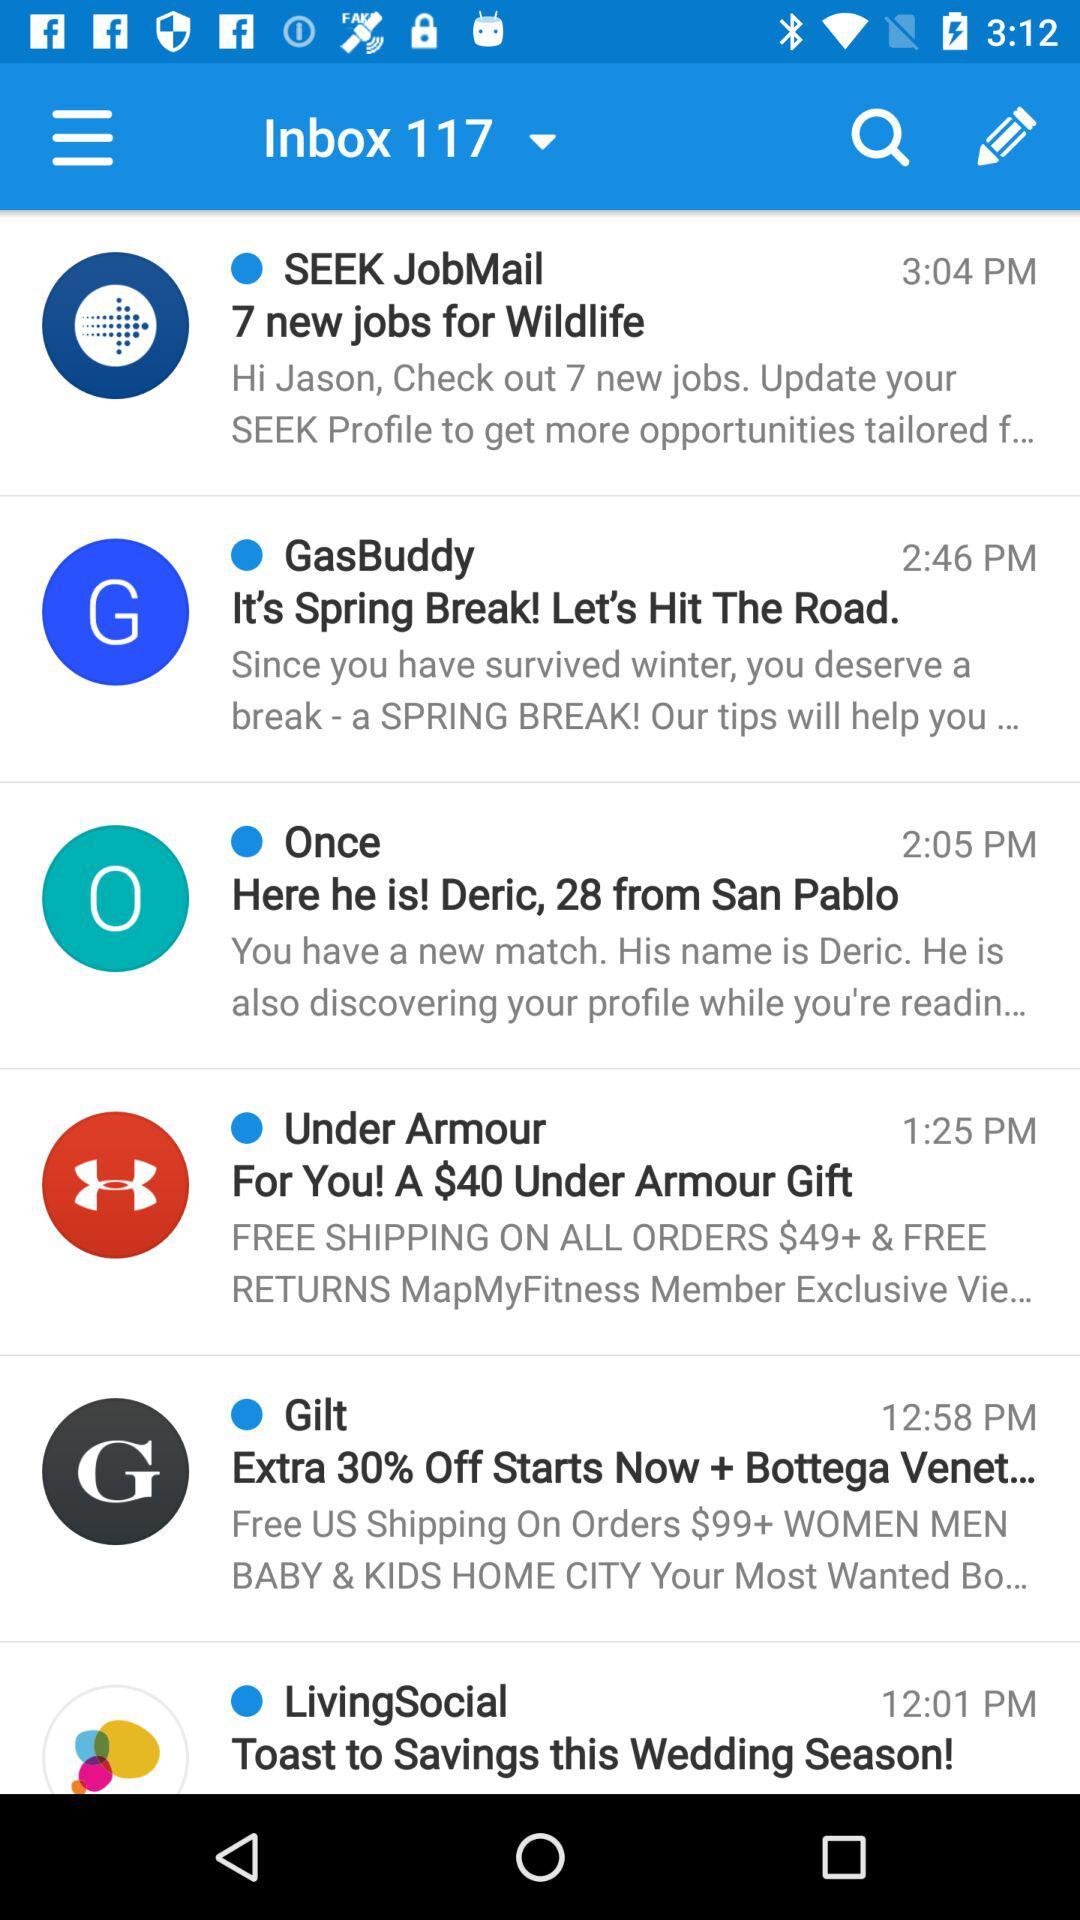 The image size is (1080, 1920). Describe the element at coordinates (115, 1738) in the screenshot. I see `the four different color box which is besides the living social` at that location.